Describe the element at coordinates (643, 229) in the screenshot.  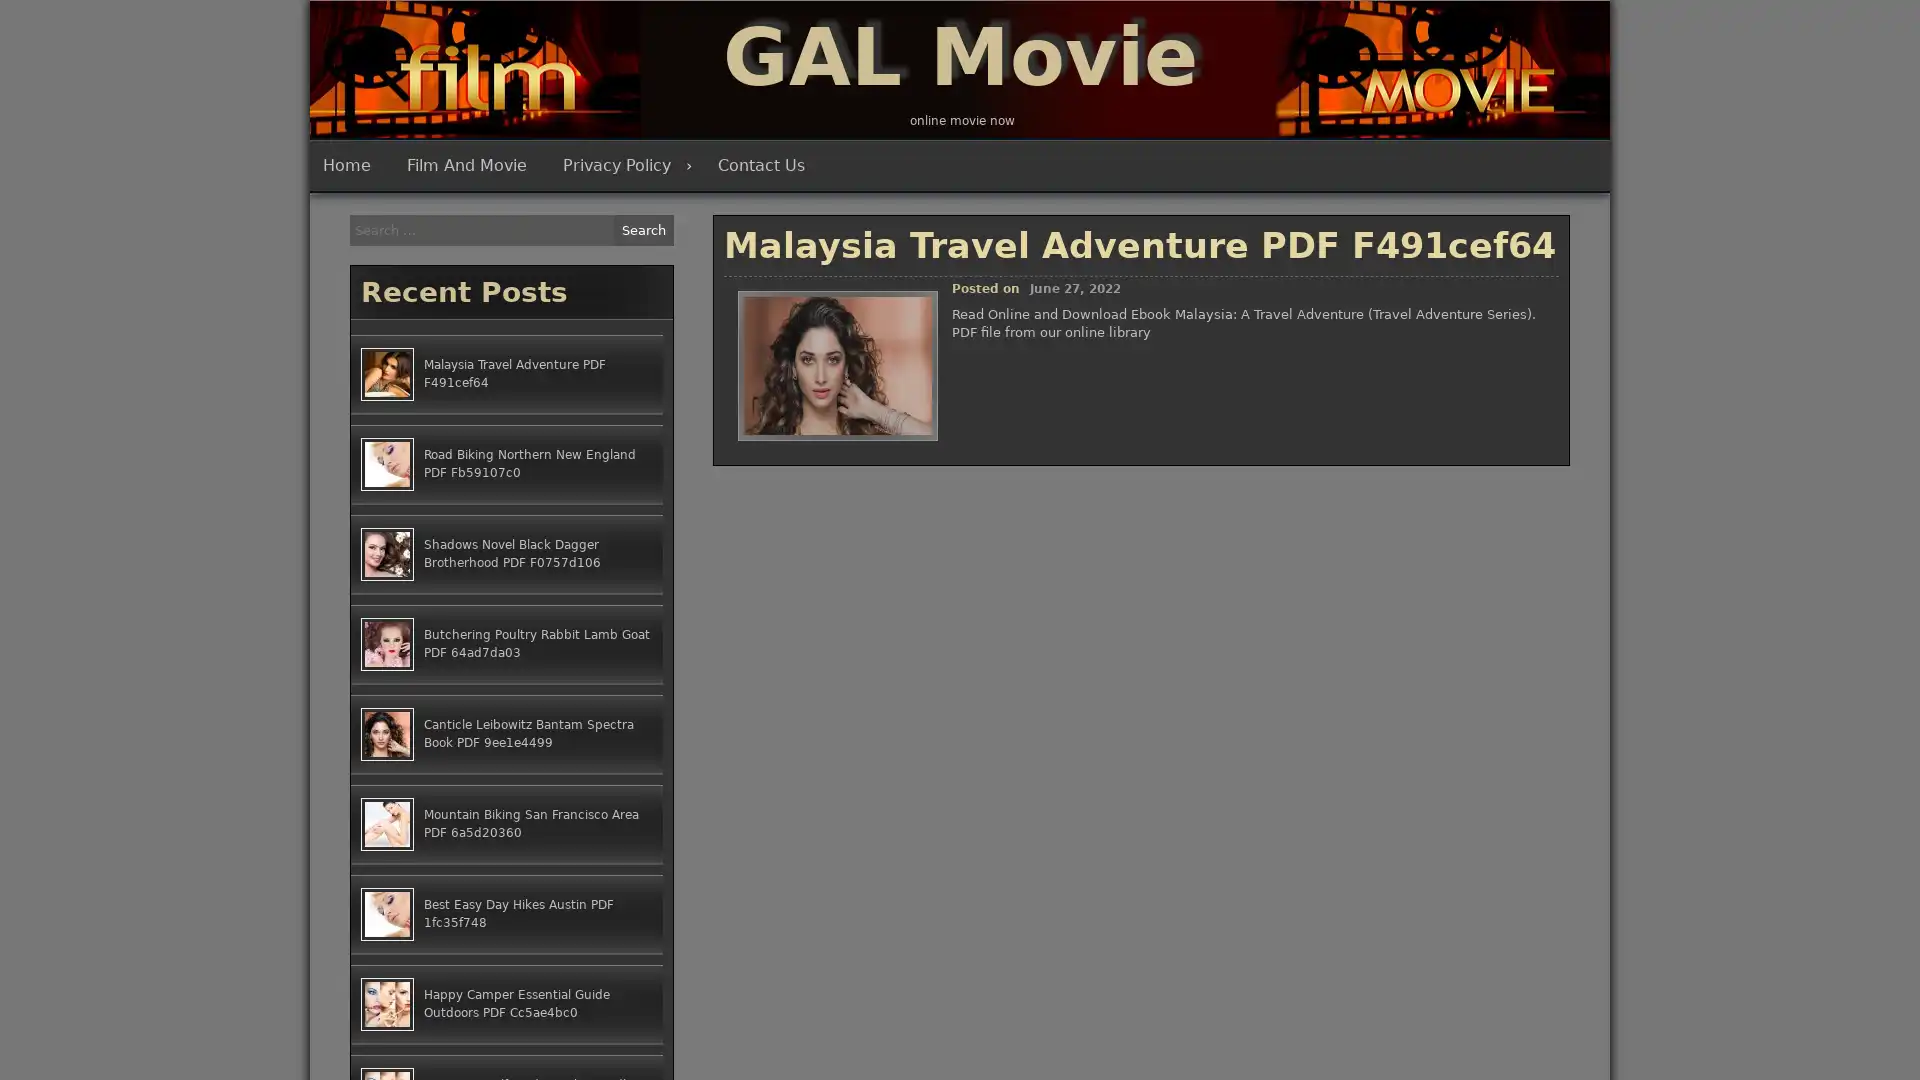
I see `Search` at that location.